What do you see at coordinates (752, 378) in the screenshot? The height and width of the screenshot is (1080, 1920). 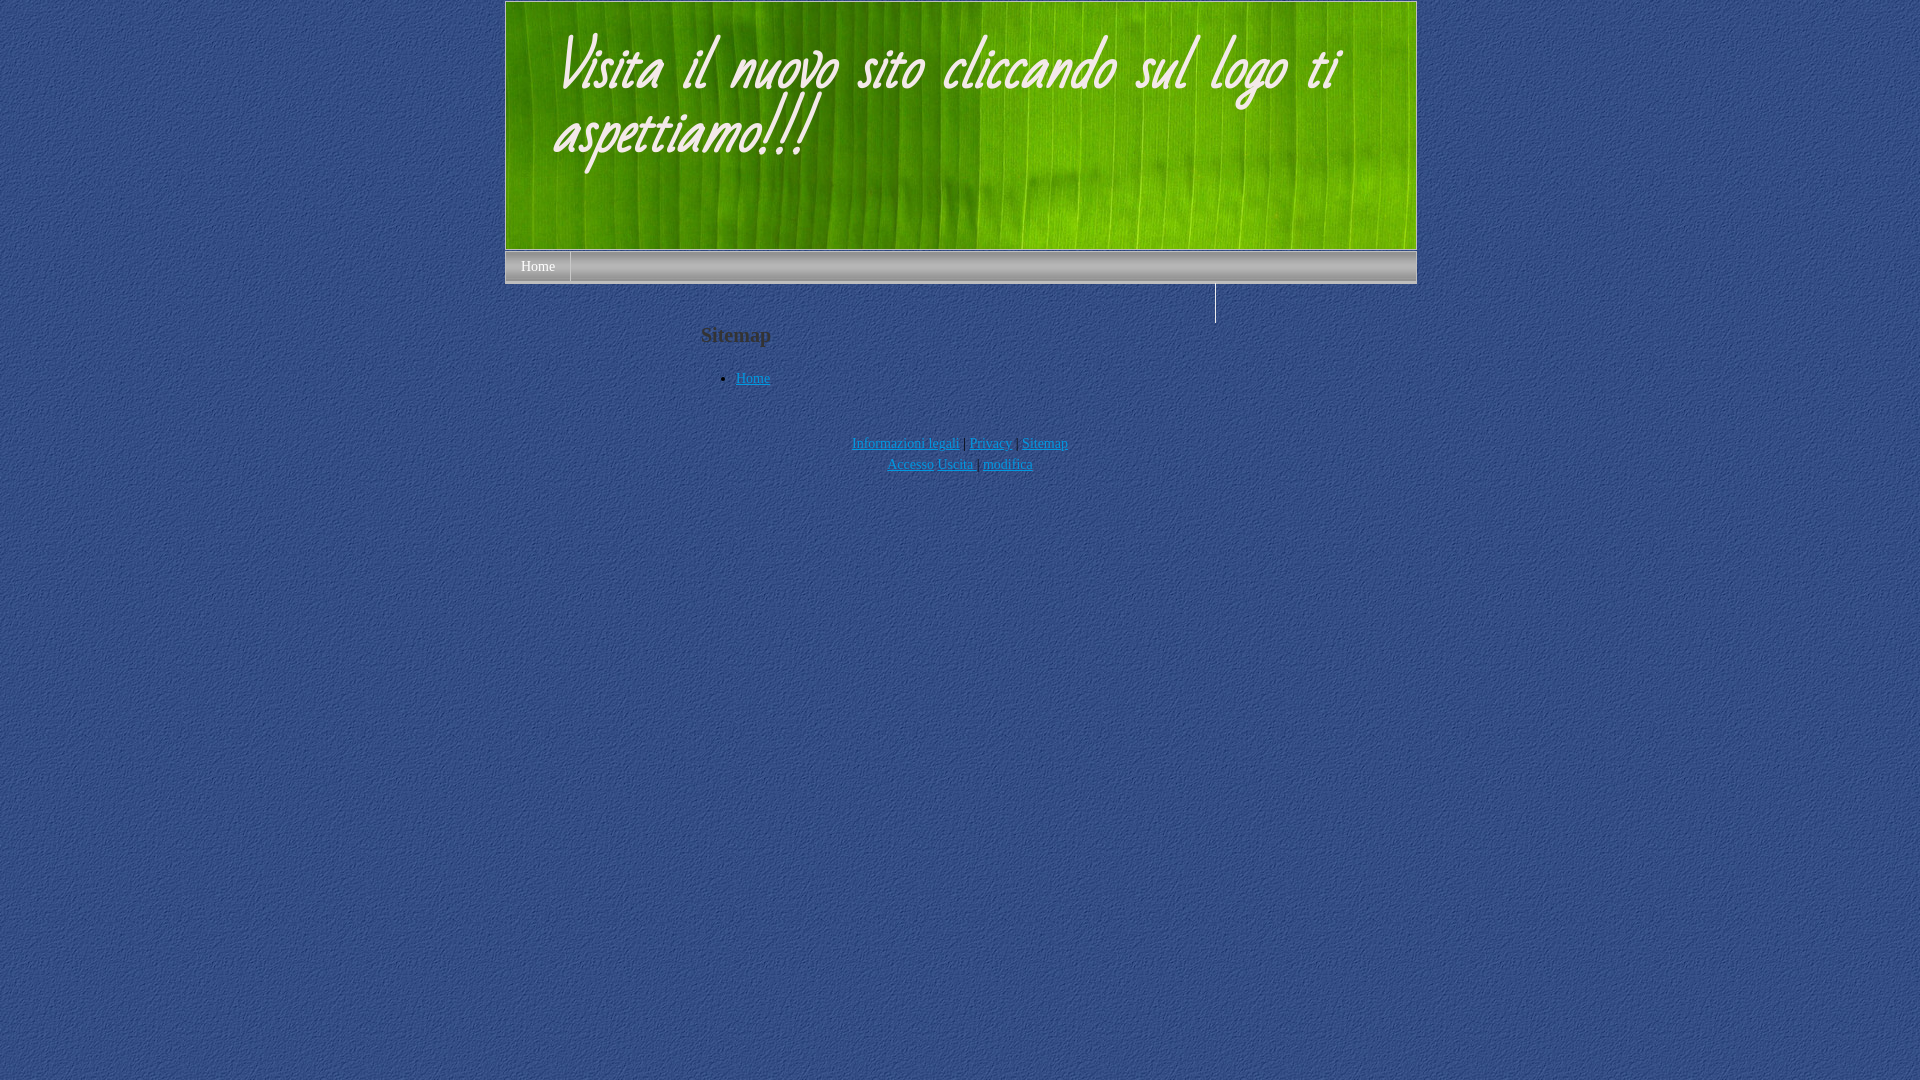 I see `'Home'` at bounding box center [752, 378].